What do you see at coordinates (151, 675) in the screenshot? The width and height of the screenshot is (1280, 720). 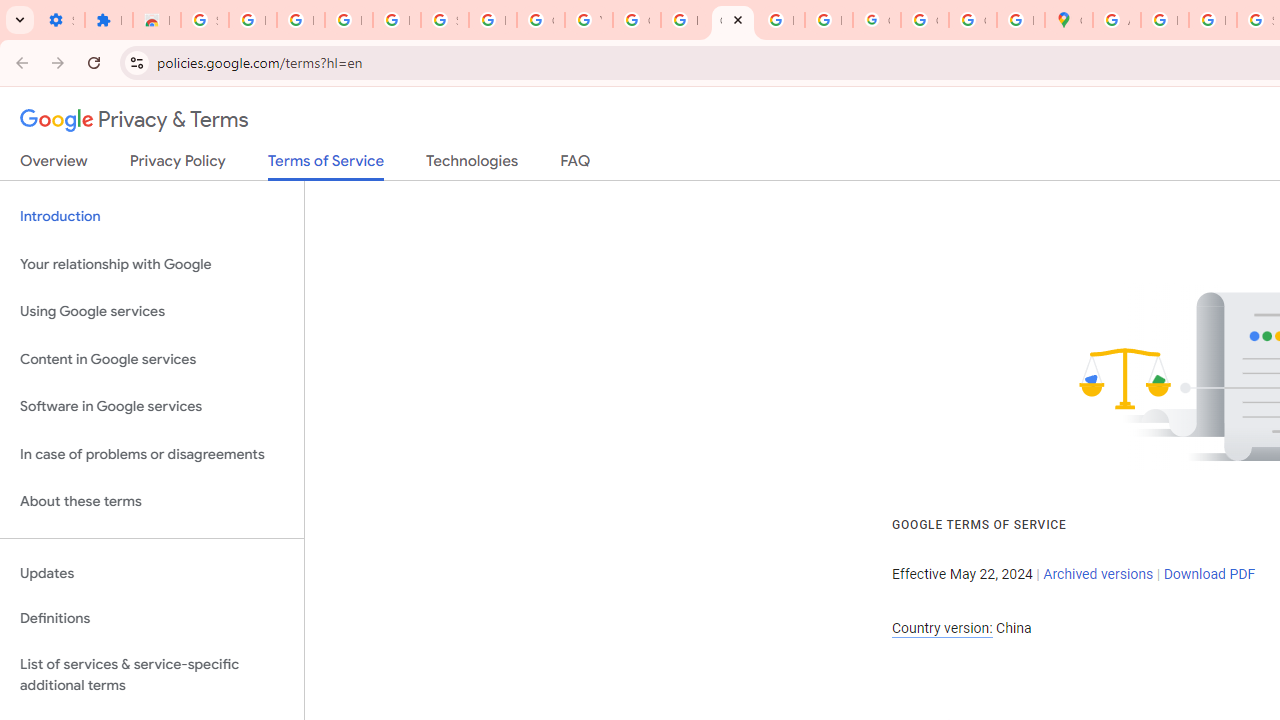 I see `'List of services & service-specific additional terms'` at bounding box center [151, 675].